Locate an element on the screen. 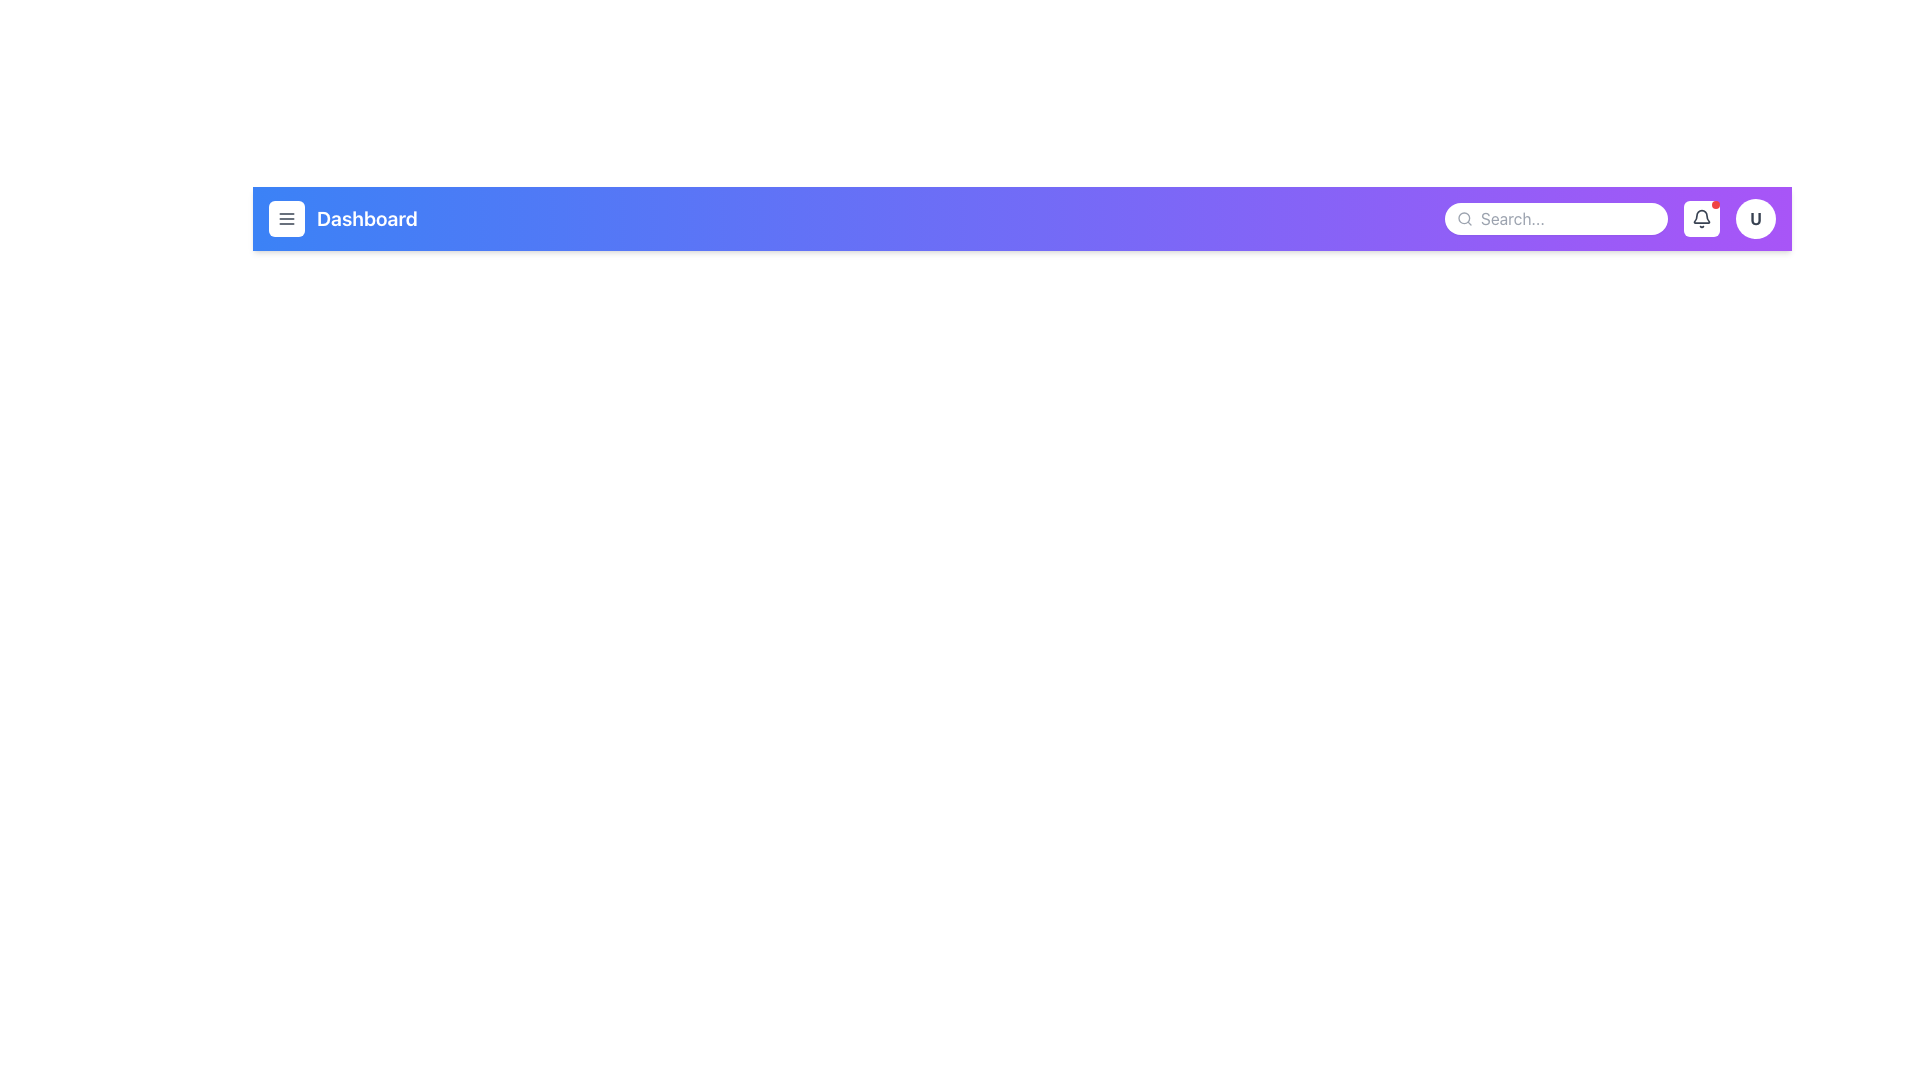 The width and height of the screenshot is (1920, 1080). the notification button located in the top-right corner of the main interface is located at coordinates (1701, 219).